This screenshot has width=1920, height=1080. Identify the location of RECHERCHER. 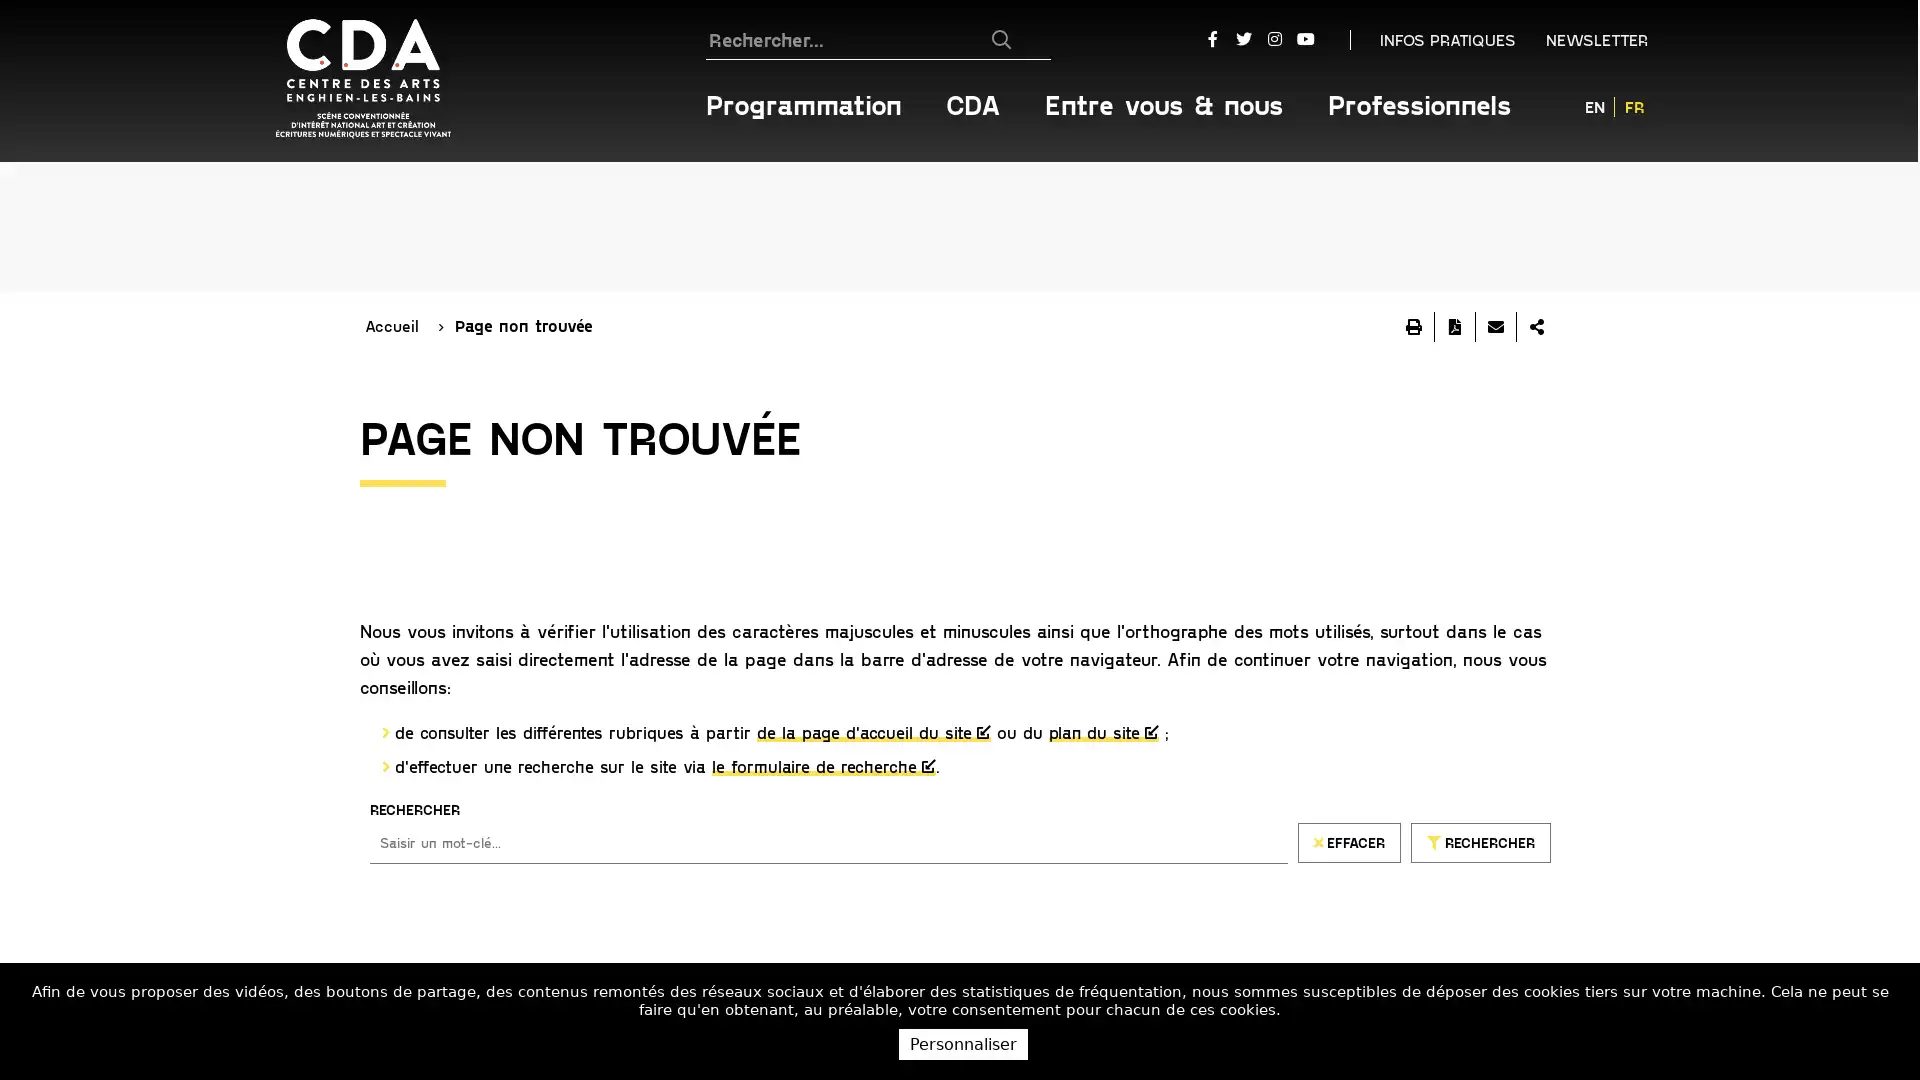
(1480, 711).